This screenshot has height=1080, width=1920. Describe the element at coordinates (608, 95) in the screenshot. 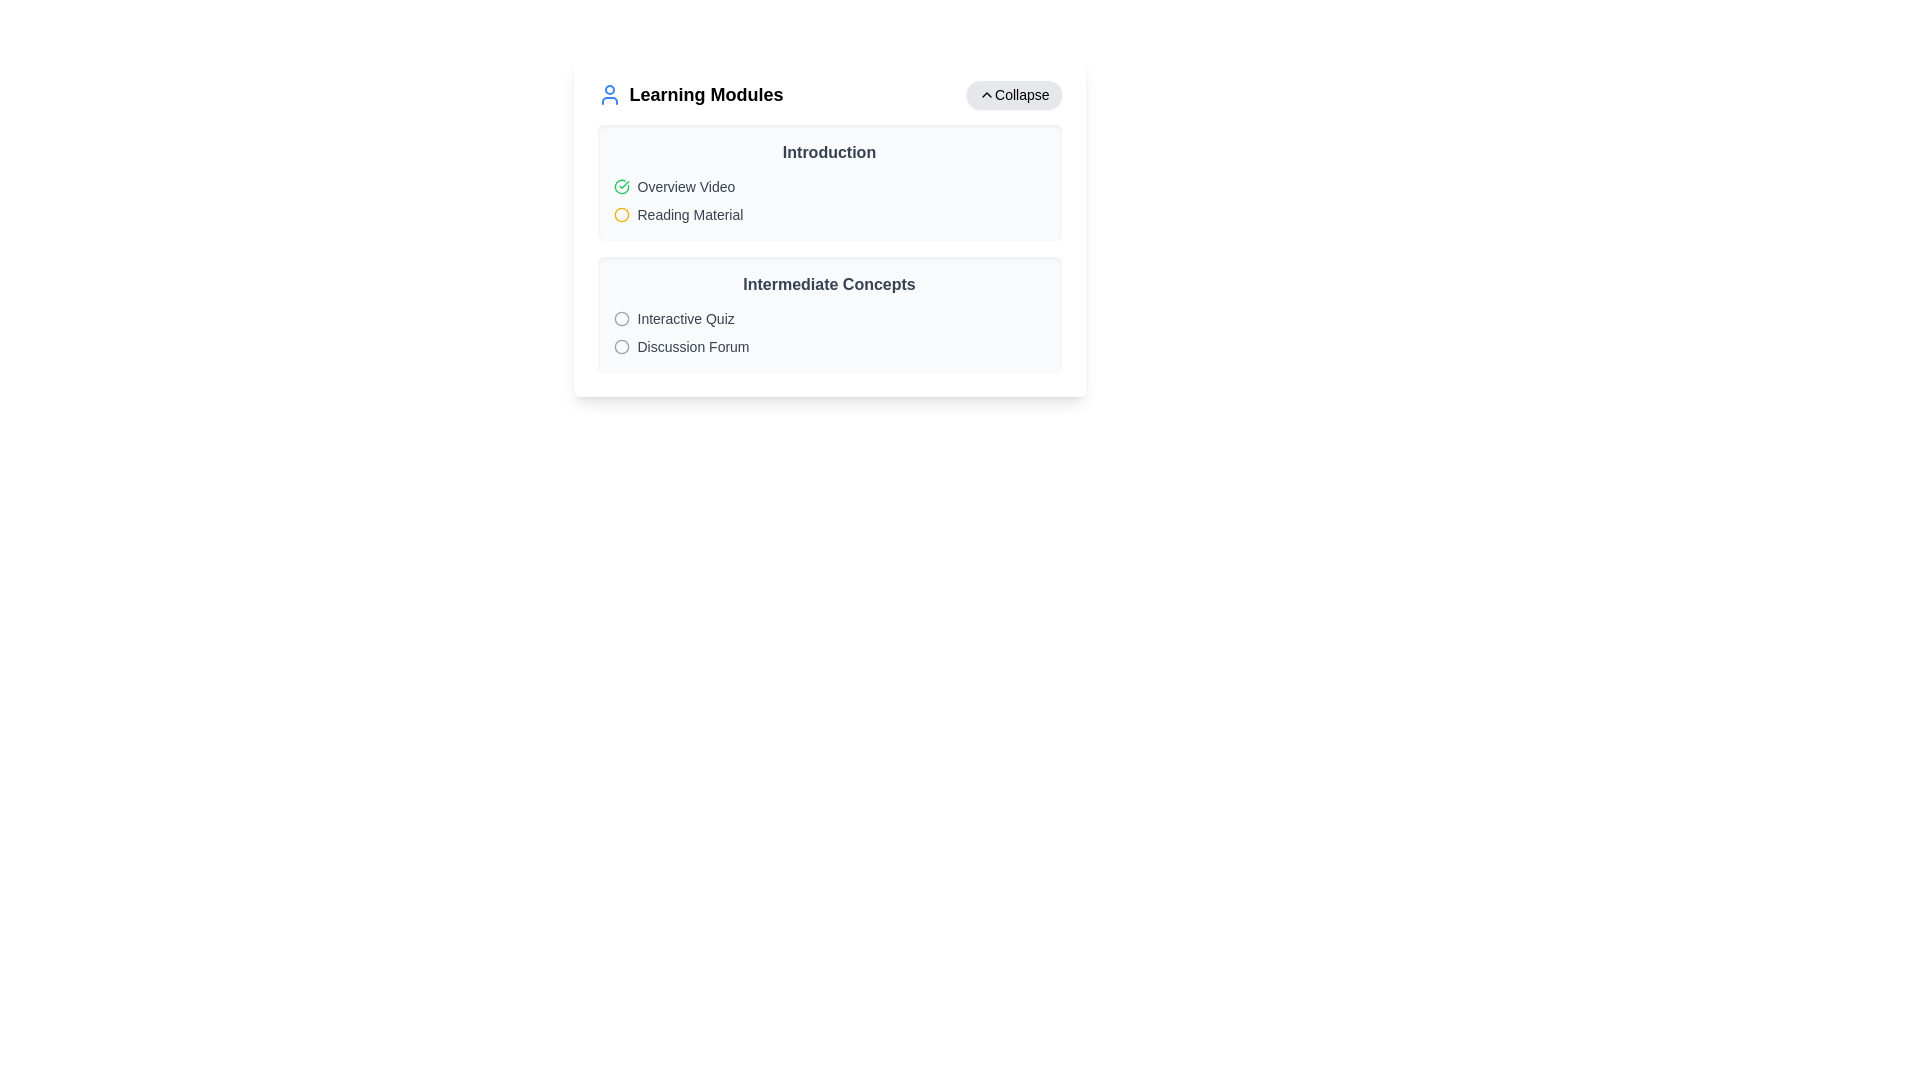

I see `the user icon styled in bright blue, located to the left of the 'Learning Modules' text in the header section of the UI block` at that location.